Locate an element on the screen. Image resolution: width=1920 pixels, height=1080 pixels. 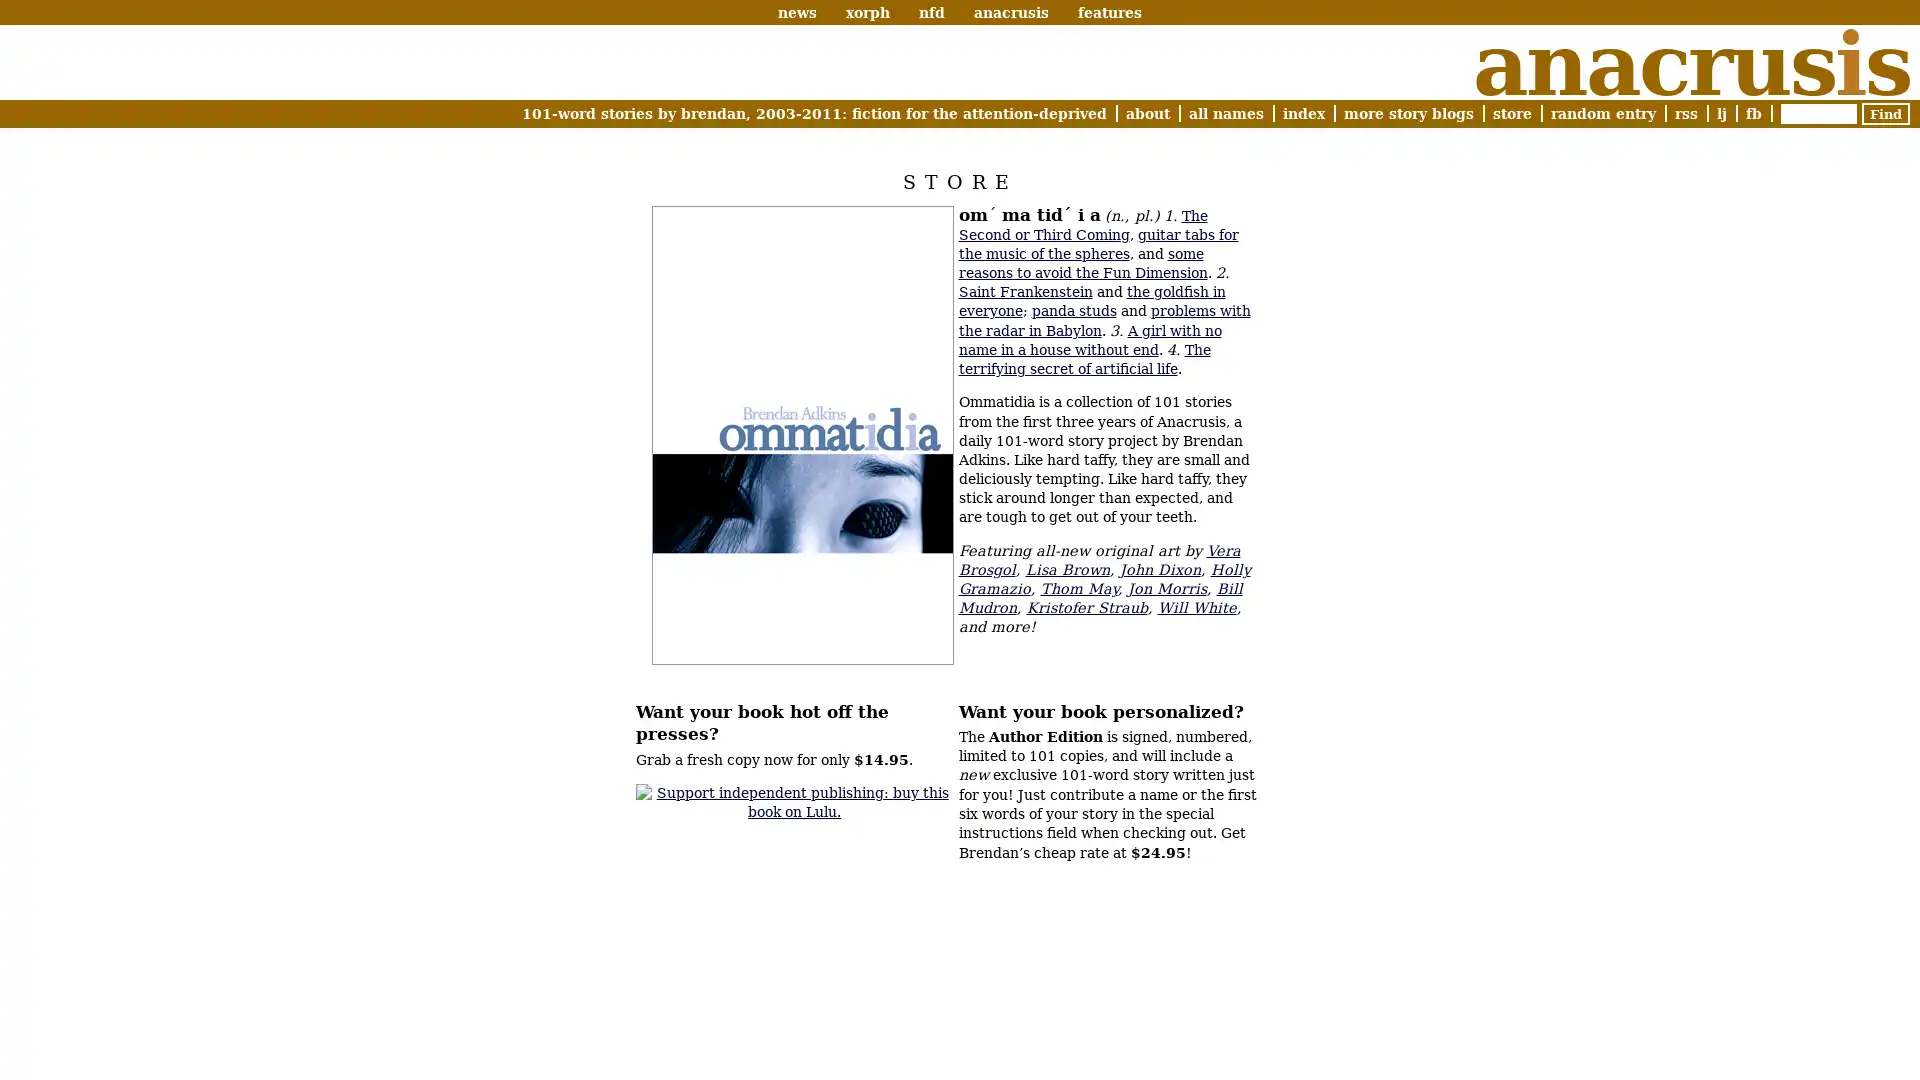
Find is located at coordinates (1885, 114).